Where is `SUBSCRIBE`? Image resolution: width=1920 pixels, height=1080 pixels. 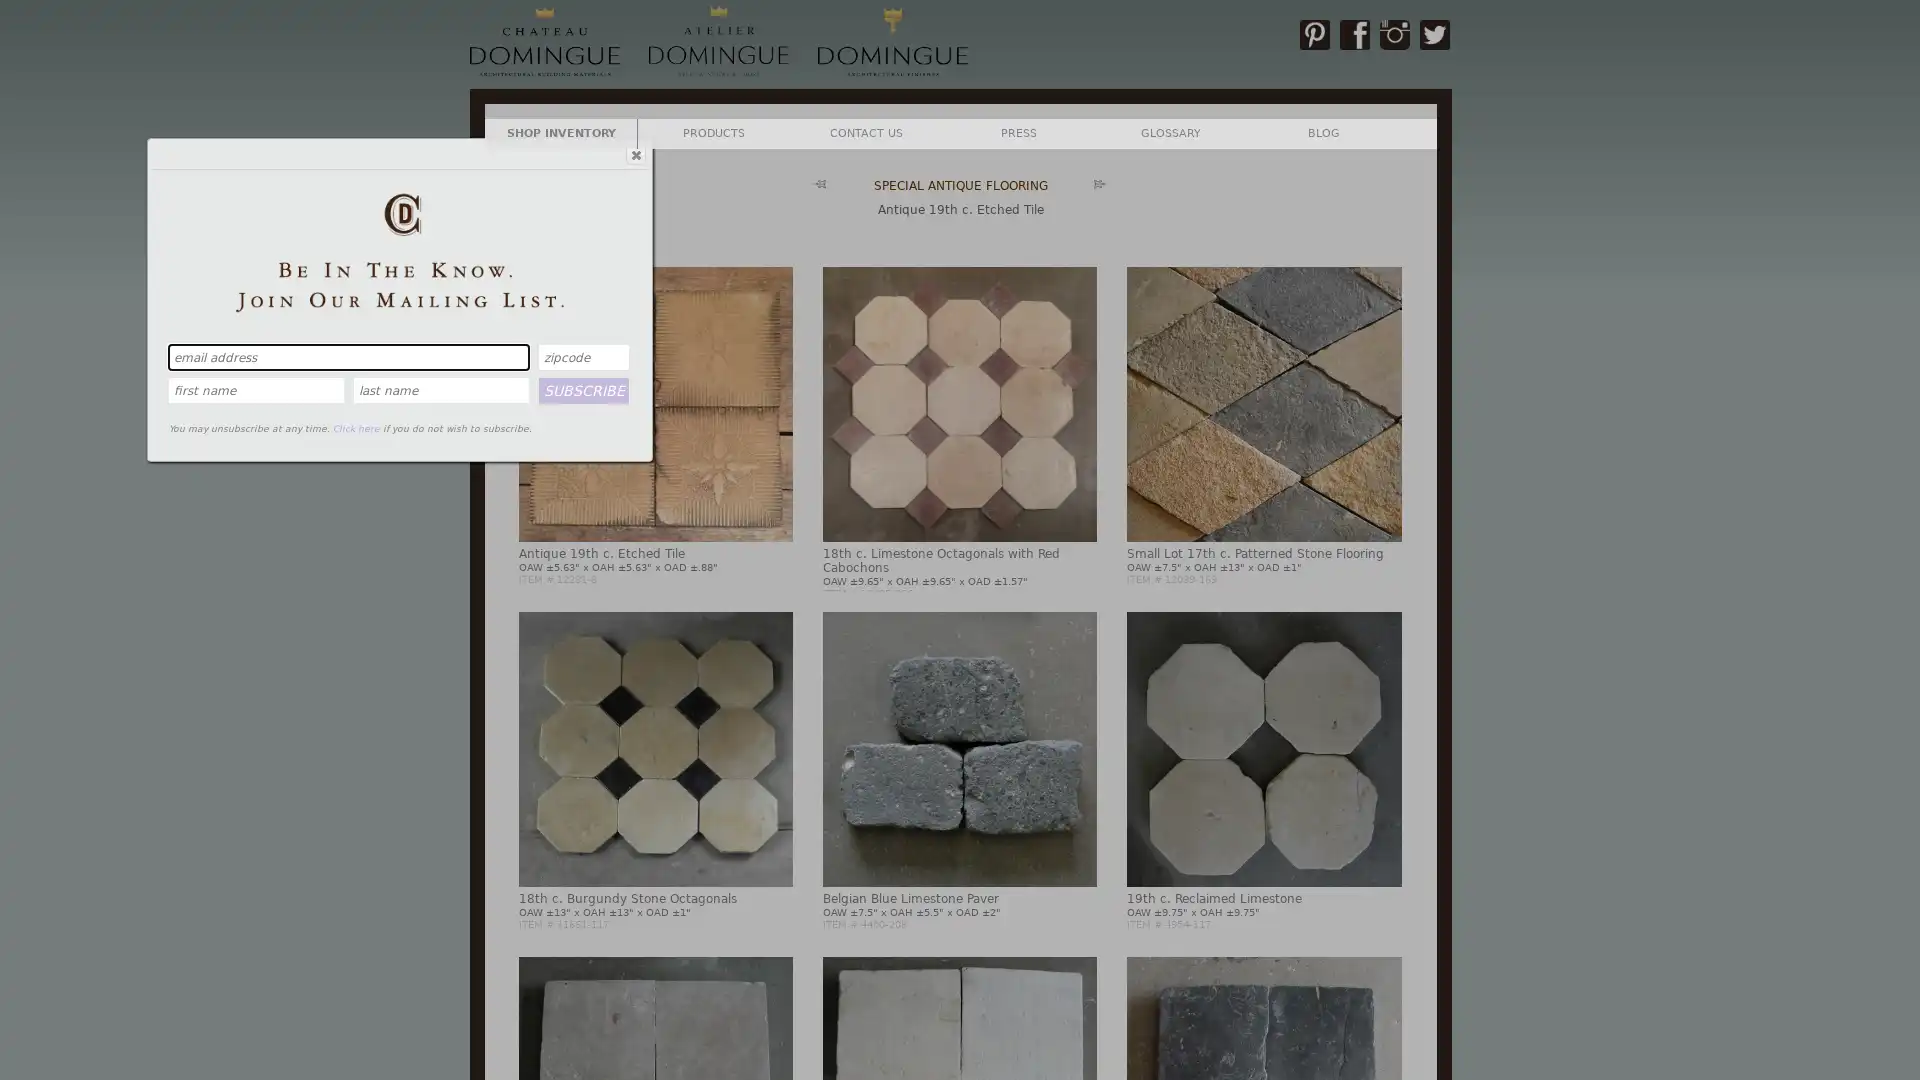 SUBSCRIBE is located at coordinates (583, 389).